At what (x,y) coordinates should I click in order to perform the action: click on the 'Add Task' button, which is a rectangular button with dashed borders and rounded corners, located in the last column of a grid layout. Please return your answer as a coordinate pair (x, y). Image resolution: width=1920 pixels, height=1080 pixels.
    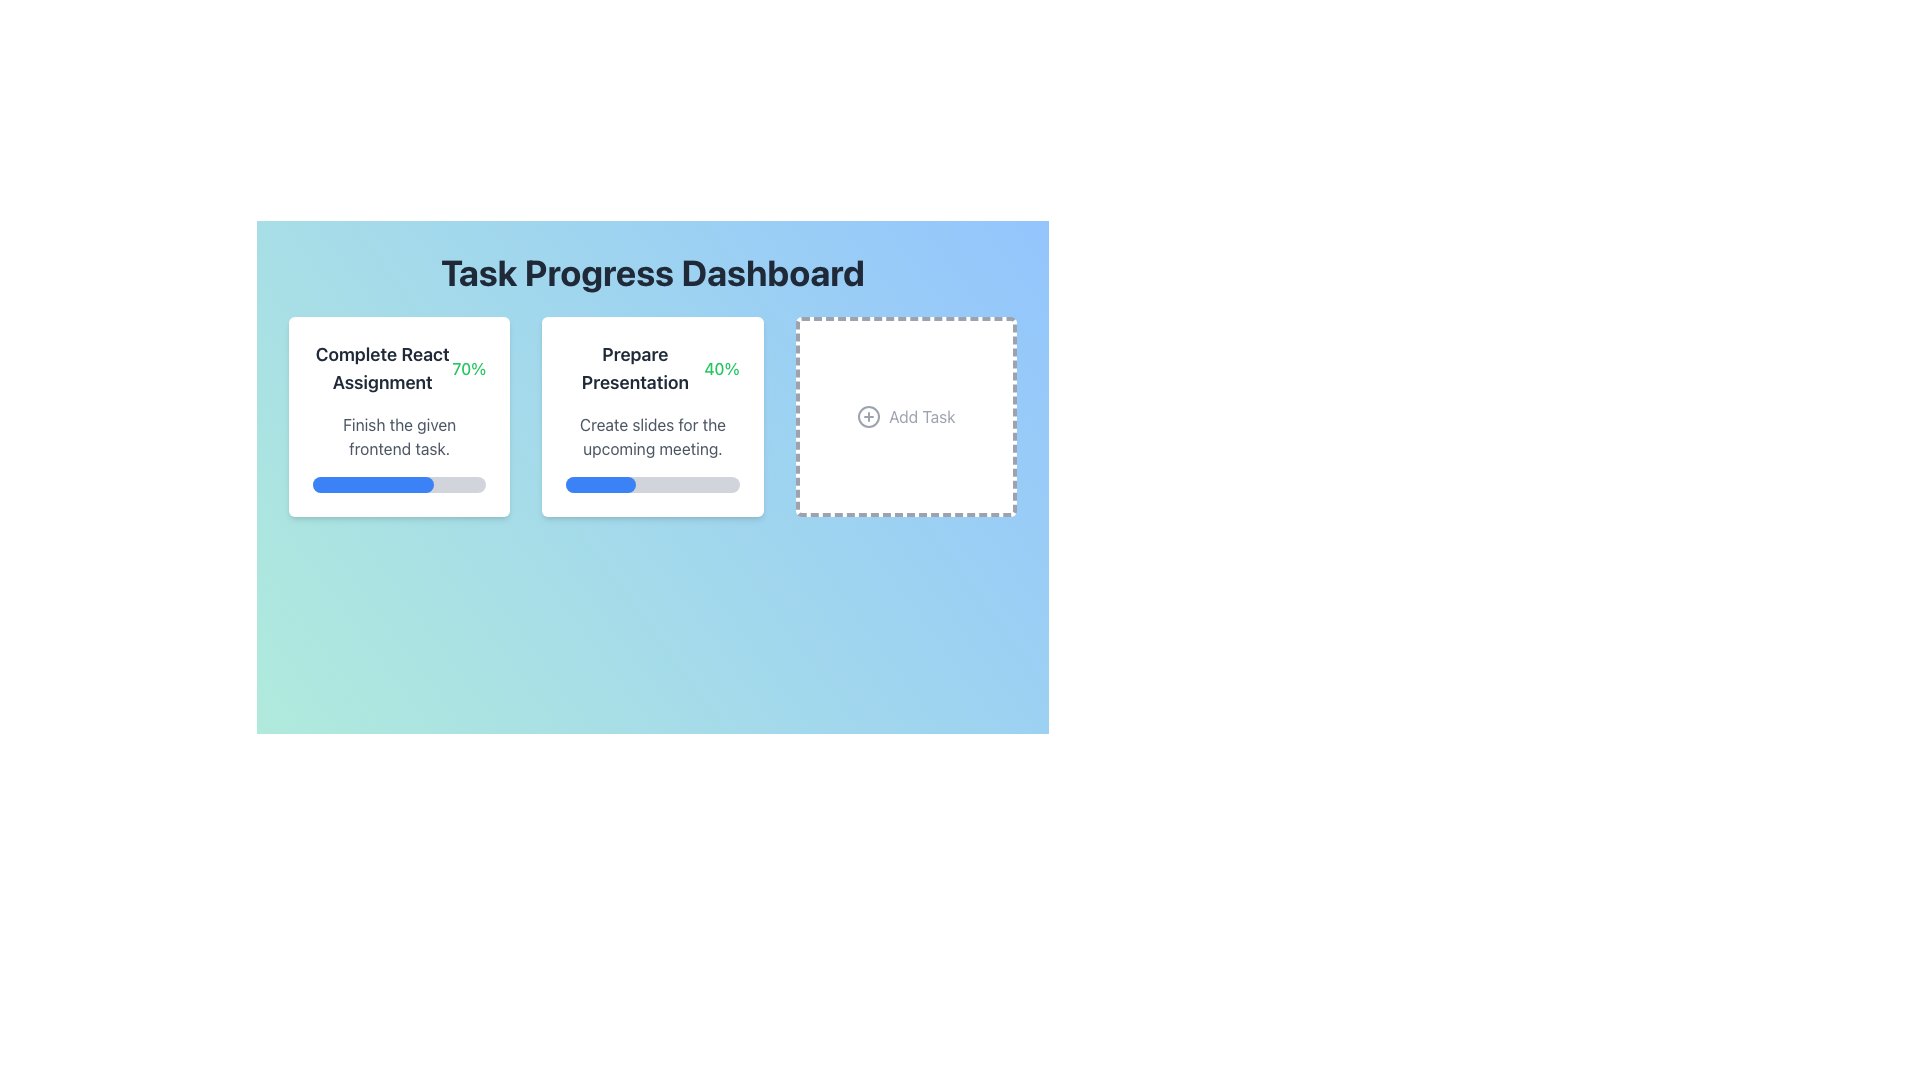
    Looking at the image, I should click on (905, 415).